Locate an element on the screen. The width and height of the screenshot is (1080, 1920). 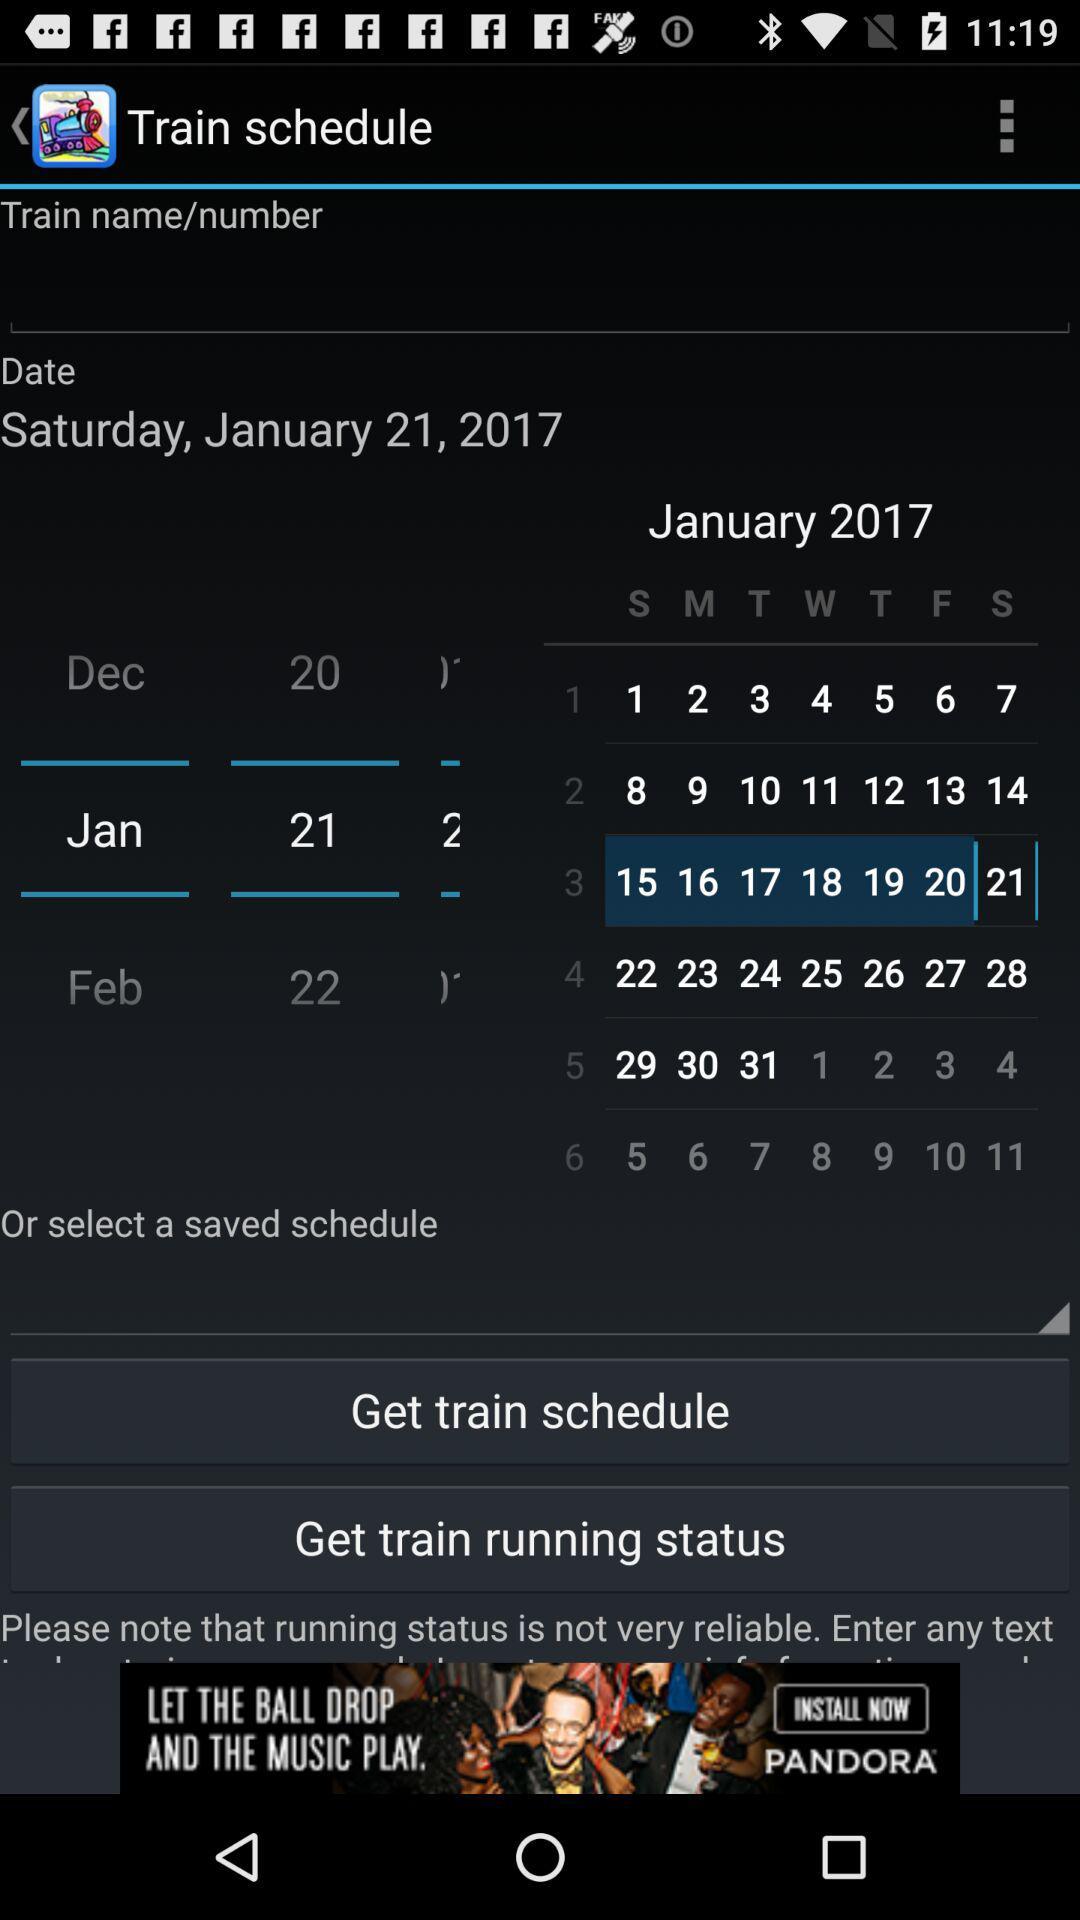
the advertisement is located at coordinates (540, 1727).